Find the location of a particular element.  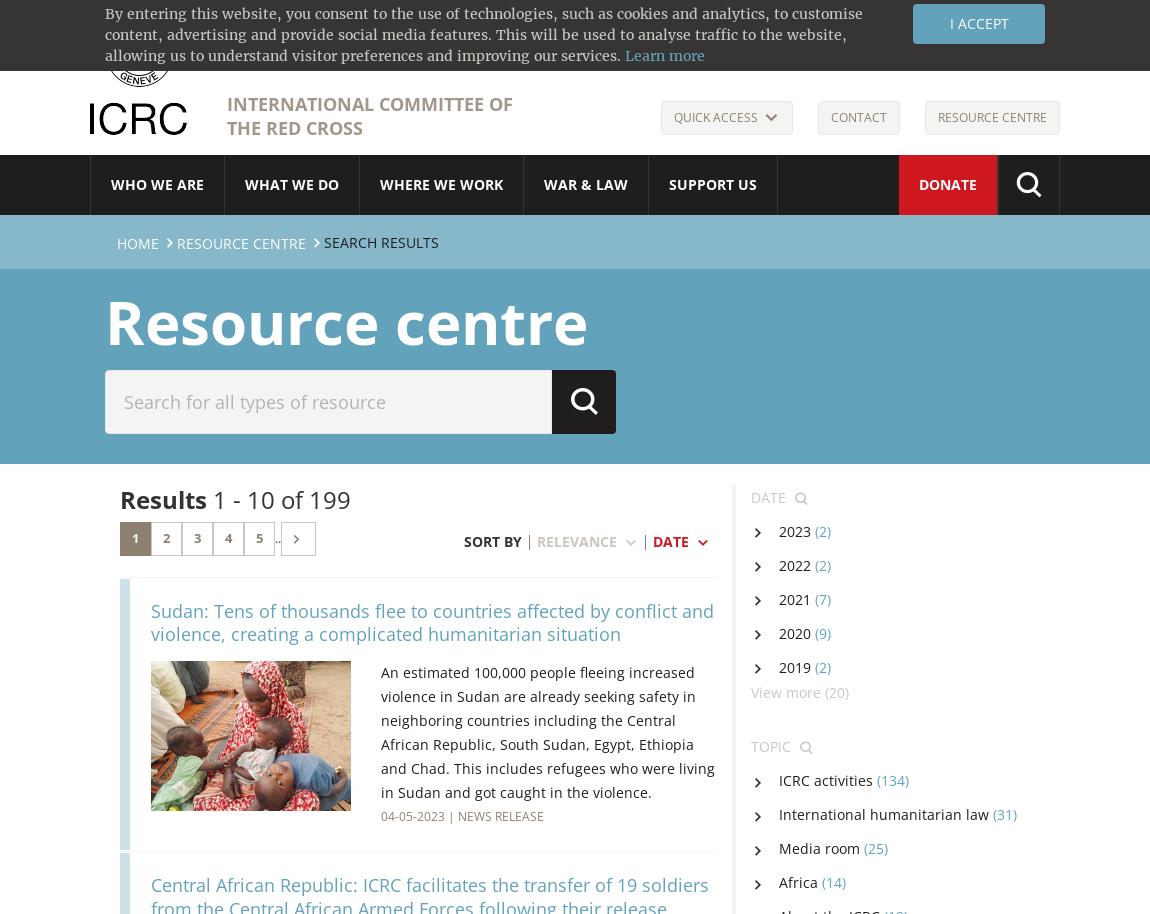

'other languages' is located at coordinates (970, 27).